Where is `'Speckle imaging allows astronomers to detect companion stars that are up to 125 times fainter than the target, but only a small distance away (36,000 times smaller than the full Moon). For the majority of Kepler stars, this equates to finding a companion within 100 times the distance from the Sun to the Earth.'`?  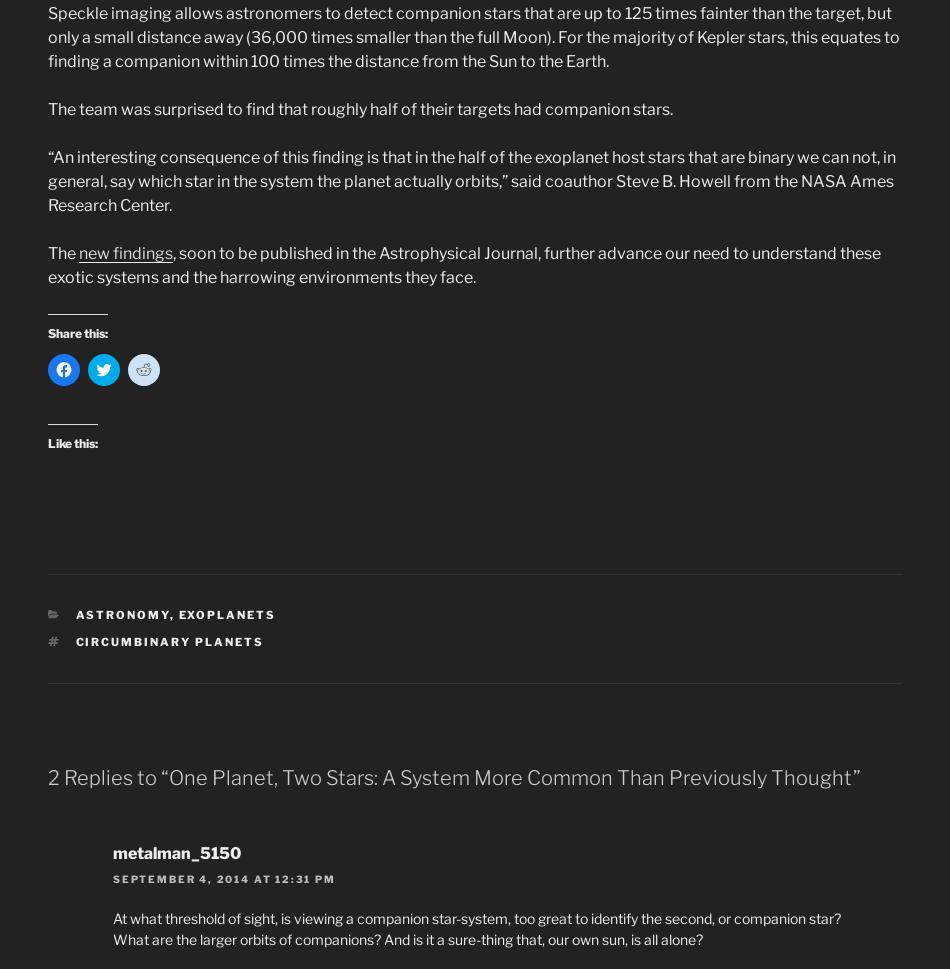
'Speckle imaging allows astronomers to detect companion stars that are up to 125 times fainter than the target, but only a small distance away (36,000 times smaller than the full Moon). For the majority of Kepler stars, this equates to finding a companion within 100 times the distance from the Sun to the Earth.' is located at coordinates (47, 37).